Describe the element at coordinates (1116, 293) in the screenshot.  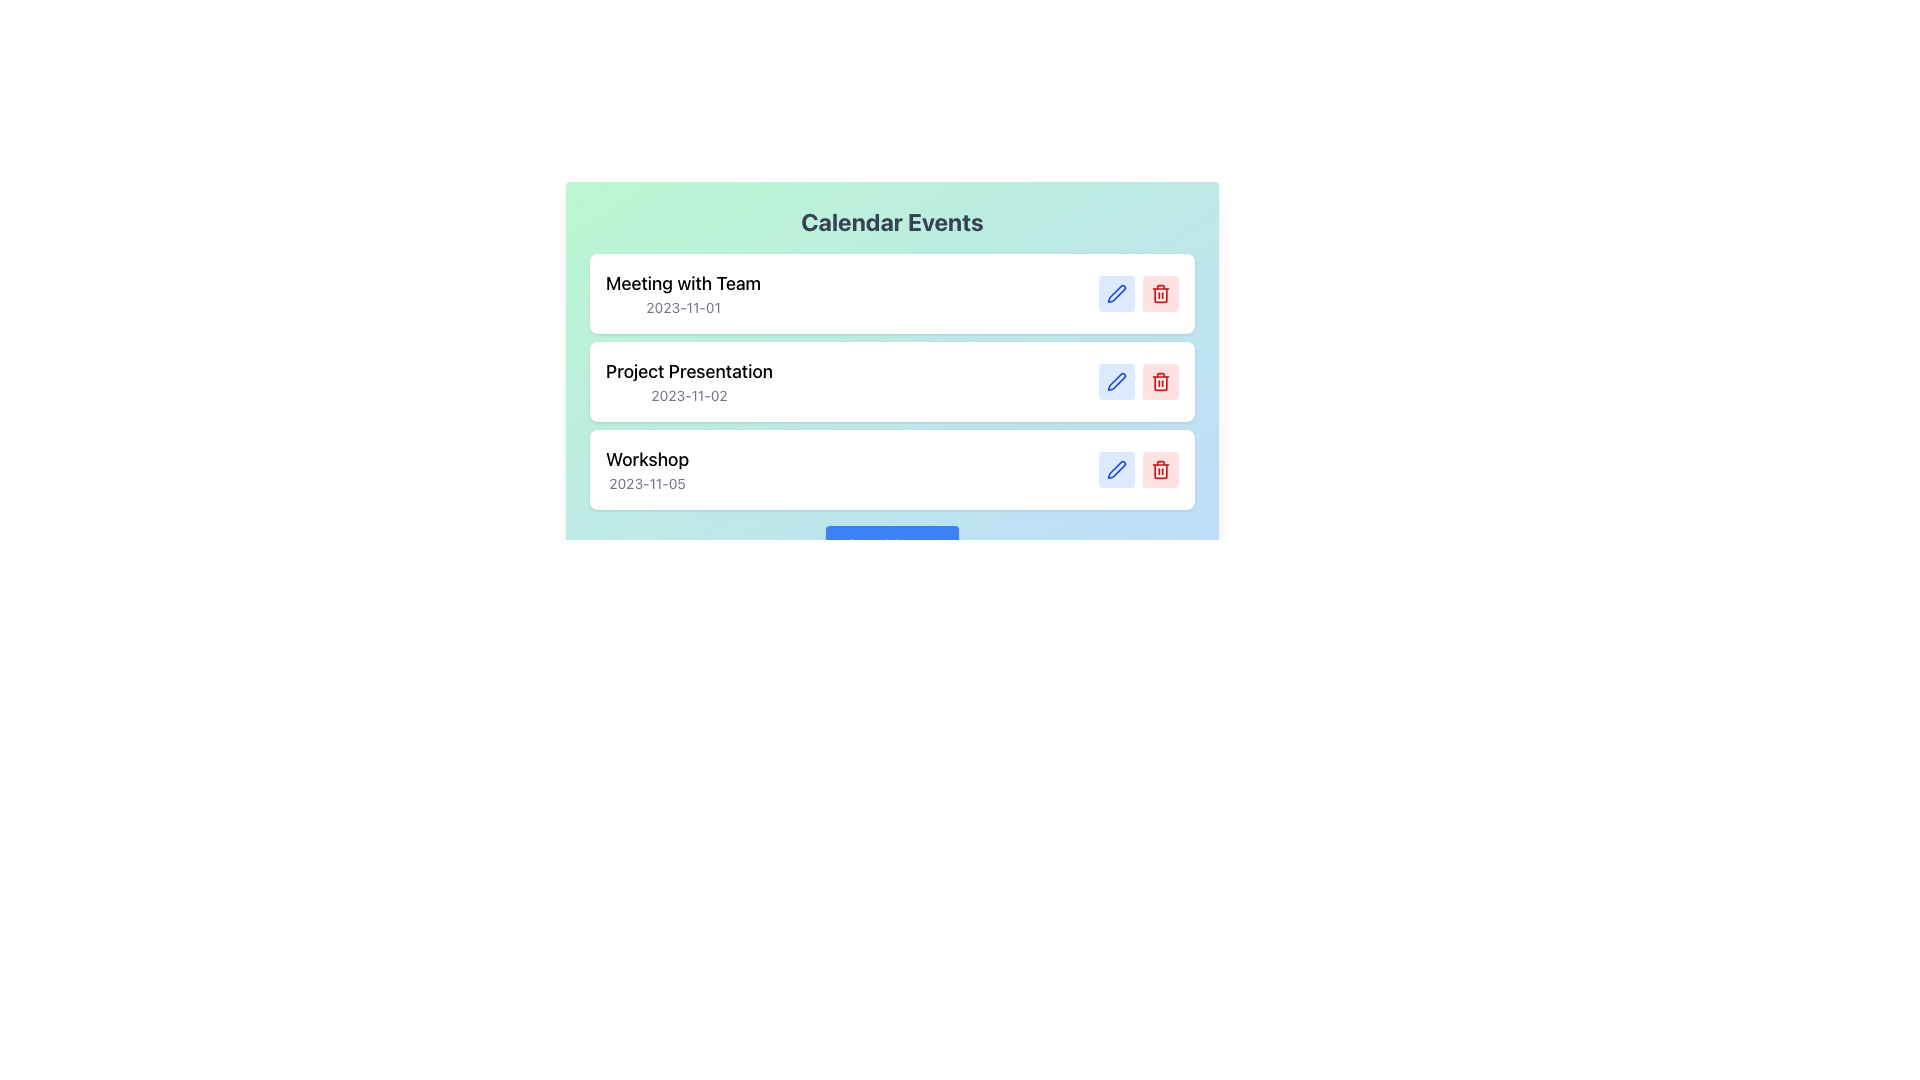
I see `the edit button with a pen icon located in the top-right of the first event item to initiate event editing` at that location.